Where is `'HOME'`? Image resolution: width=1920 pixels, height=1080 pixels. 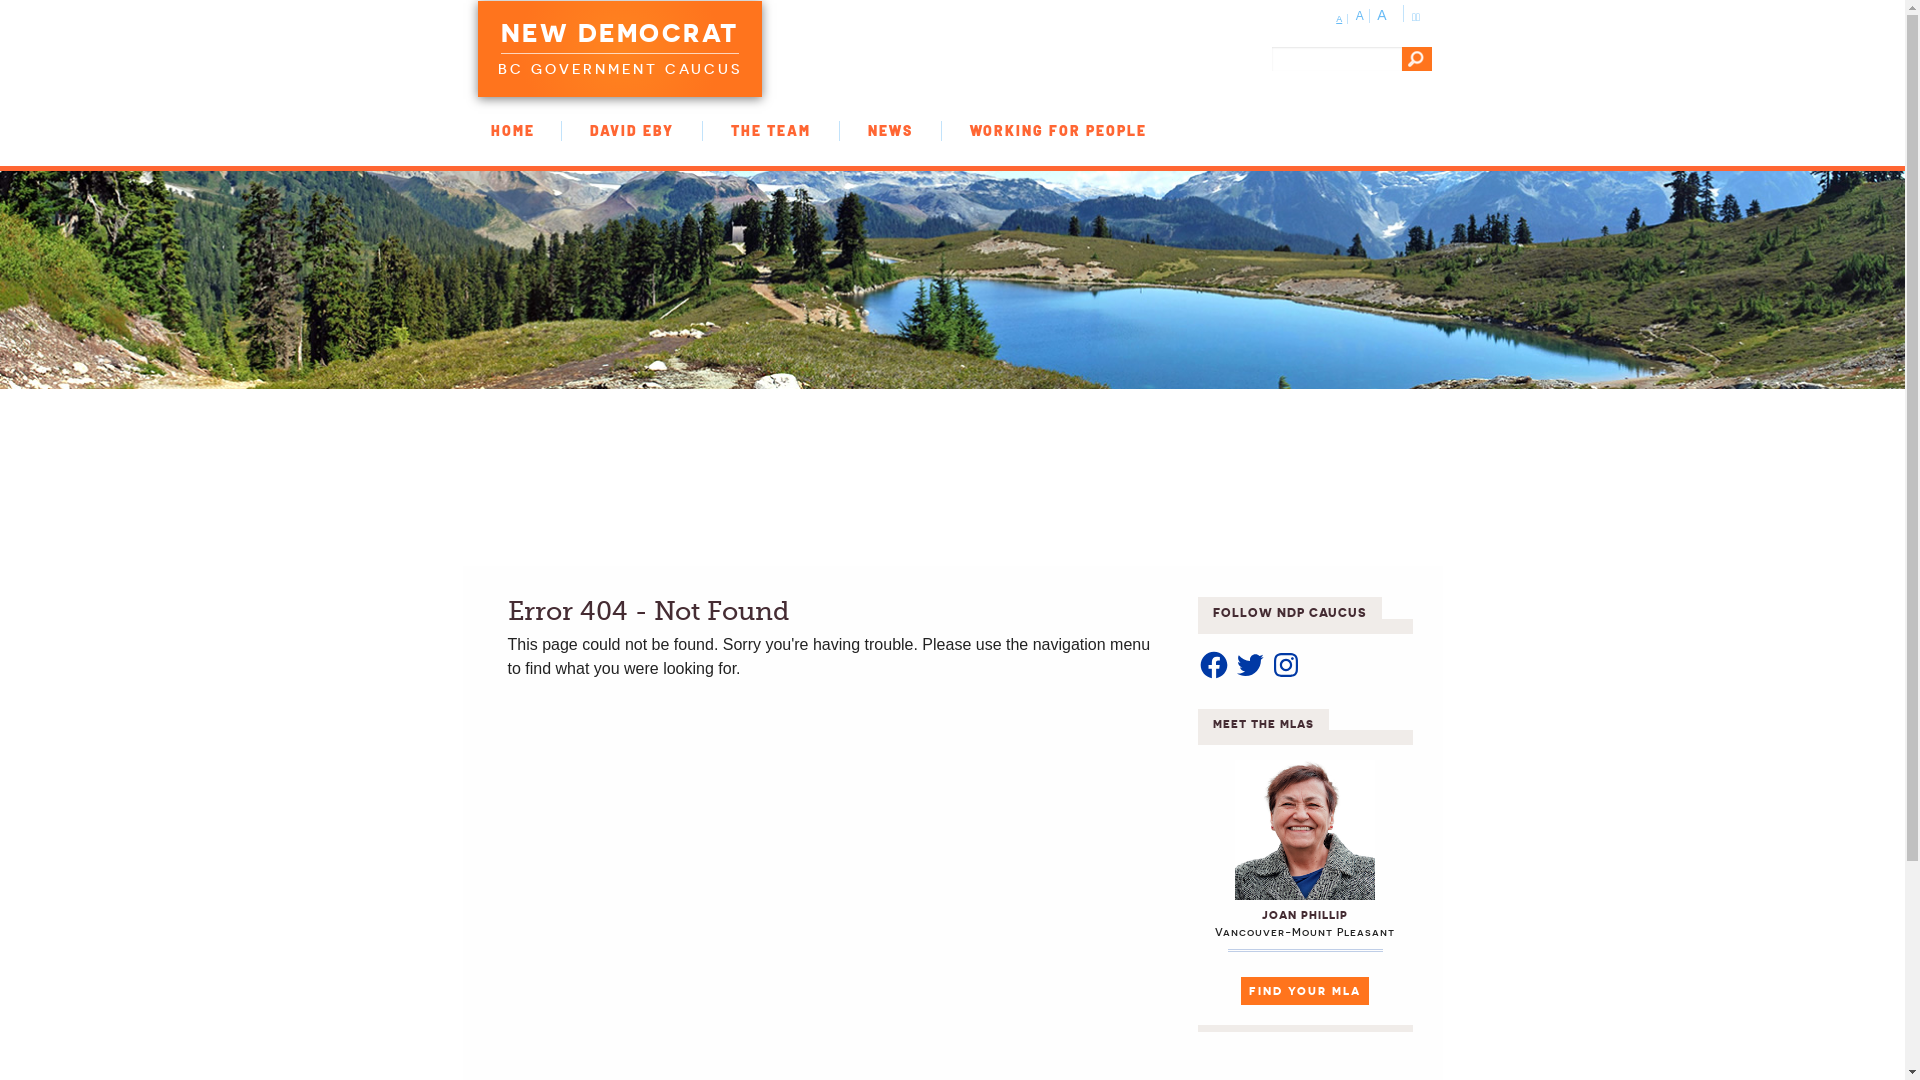
'HOME' is located at coordinates (460, 131).